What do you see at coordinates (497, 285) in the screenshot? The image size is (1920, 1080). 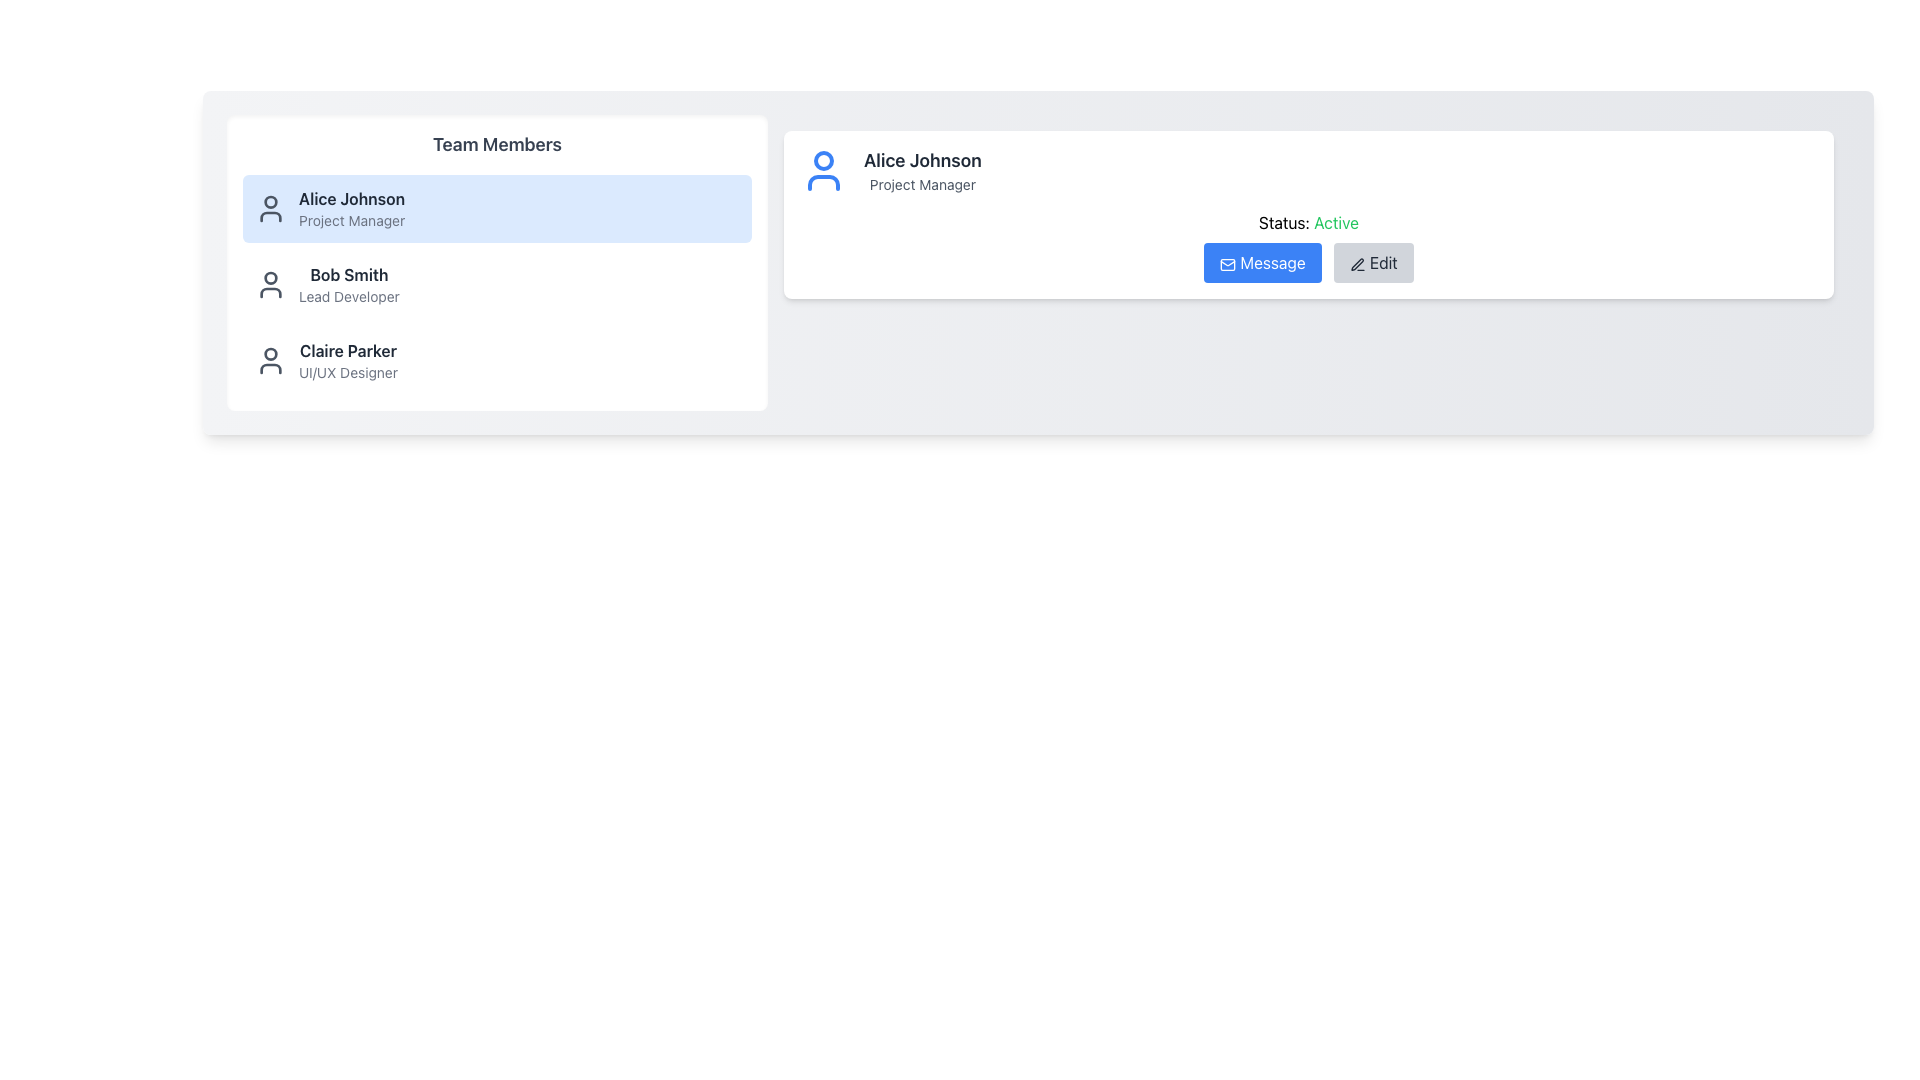 I see `the List Card element representing 'Bob Smith', the second card in the list under 'Team Members'` at bounding box center [497, 285].